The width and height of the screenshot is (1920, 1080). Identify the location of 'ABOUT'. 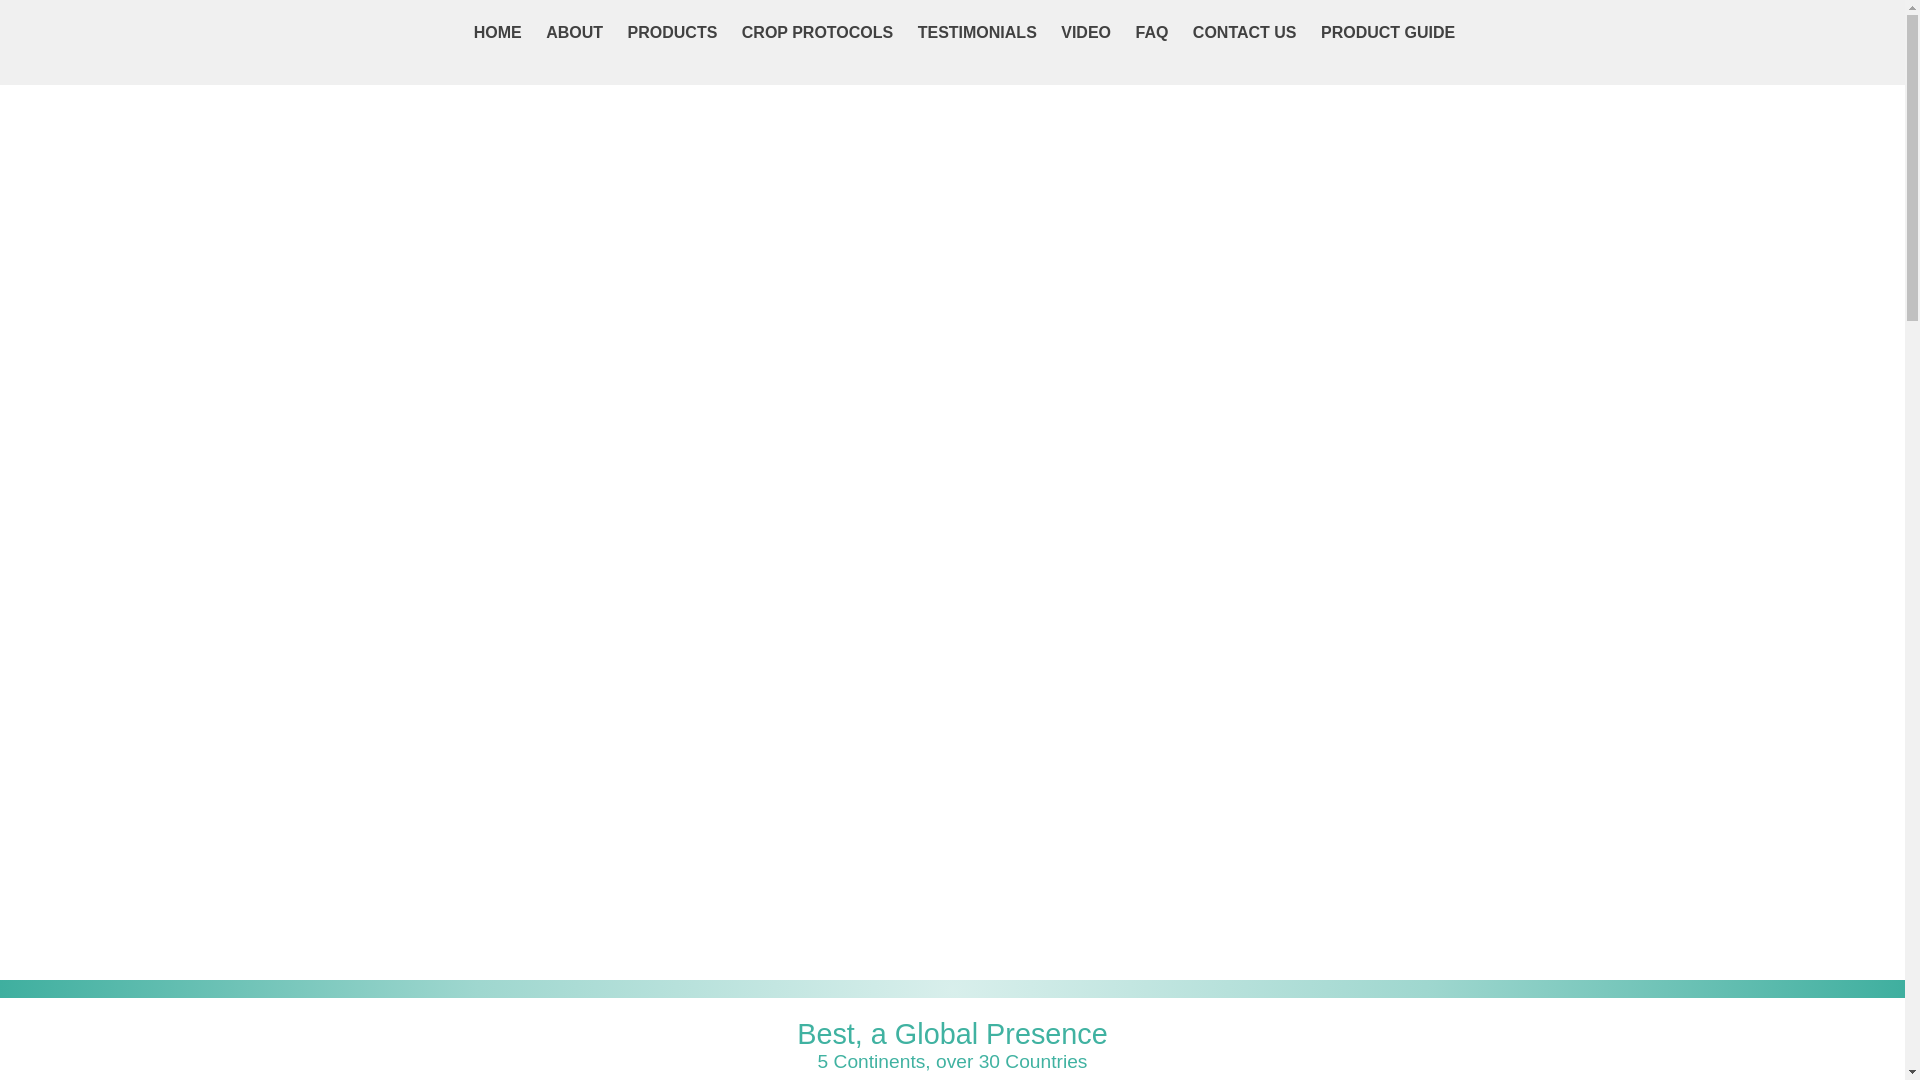
(573, 32).